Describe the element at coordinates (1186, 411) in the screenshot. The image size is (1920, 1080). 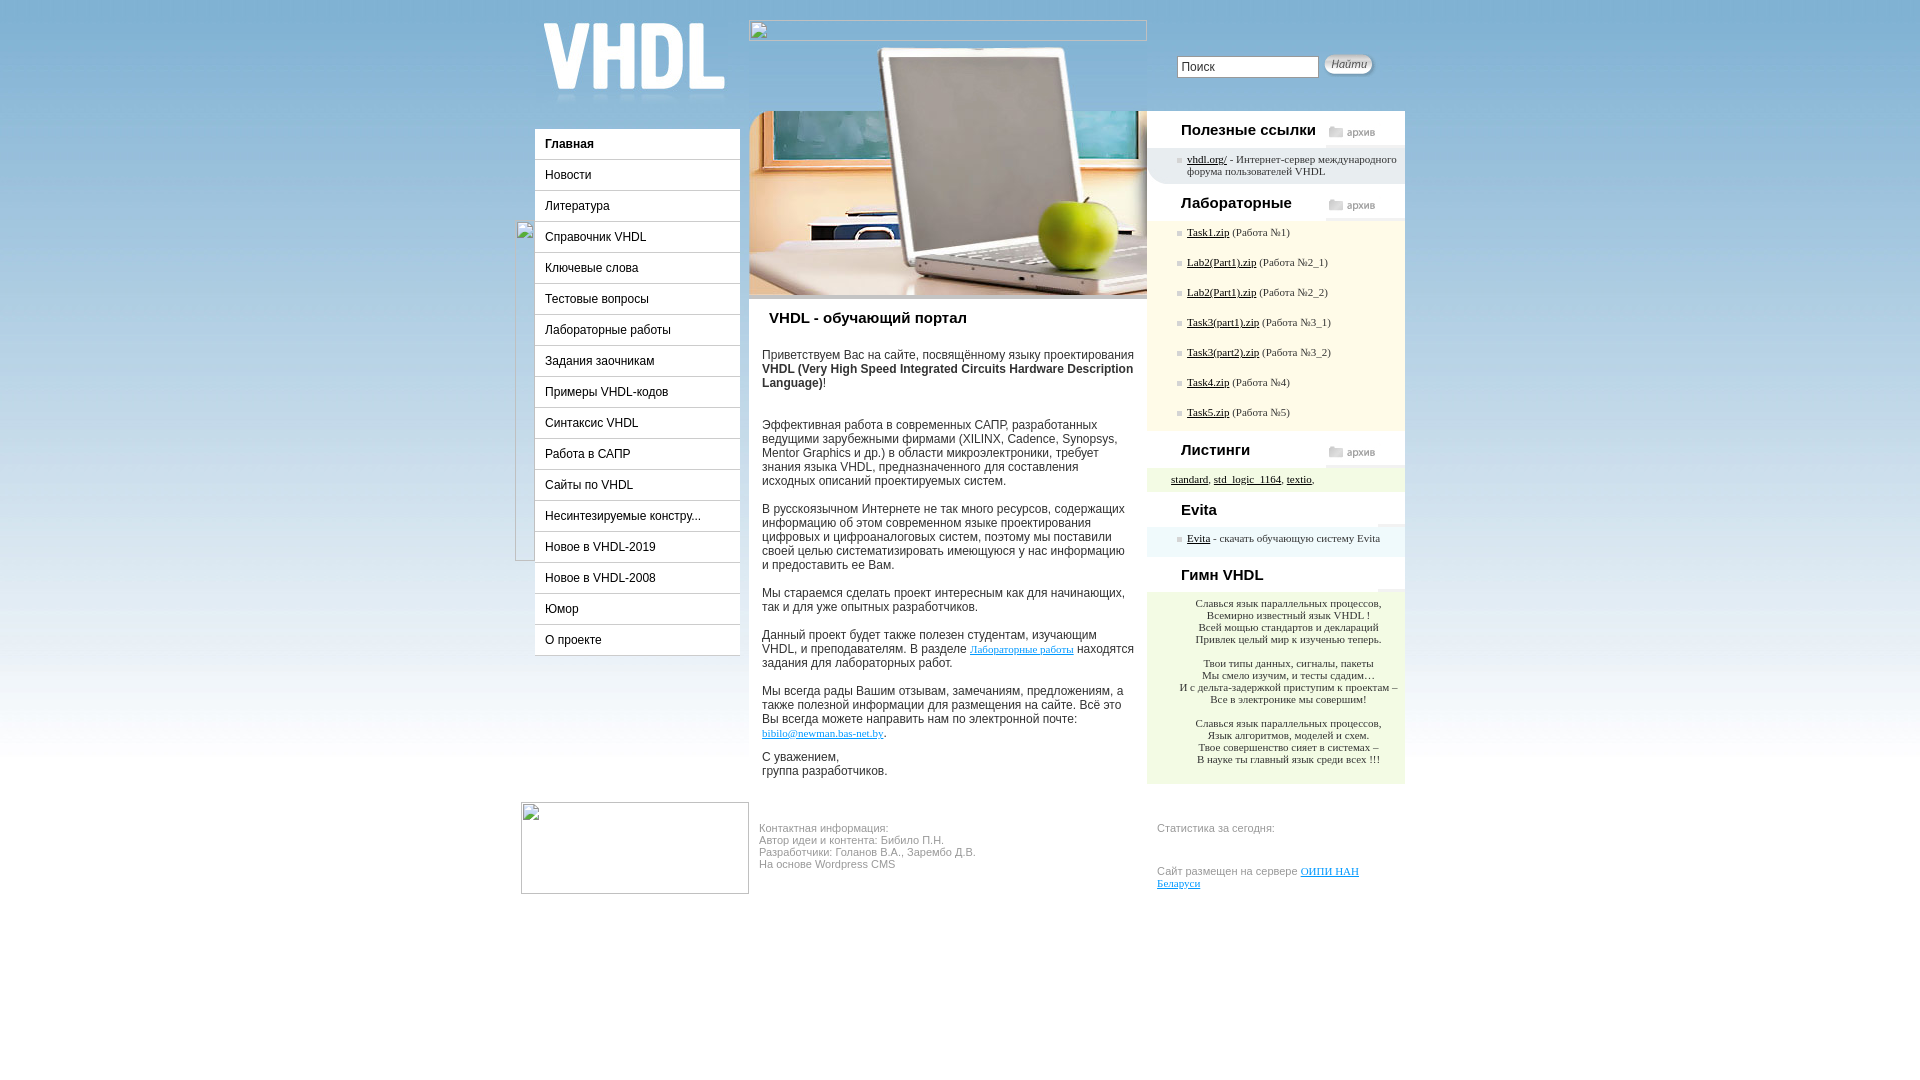
I see `'Task5.zip'` at that location.